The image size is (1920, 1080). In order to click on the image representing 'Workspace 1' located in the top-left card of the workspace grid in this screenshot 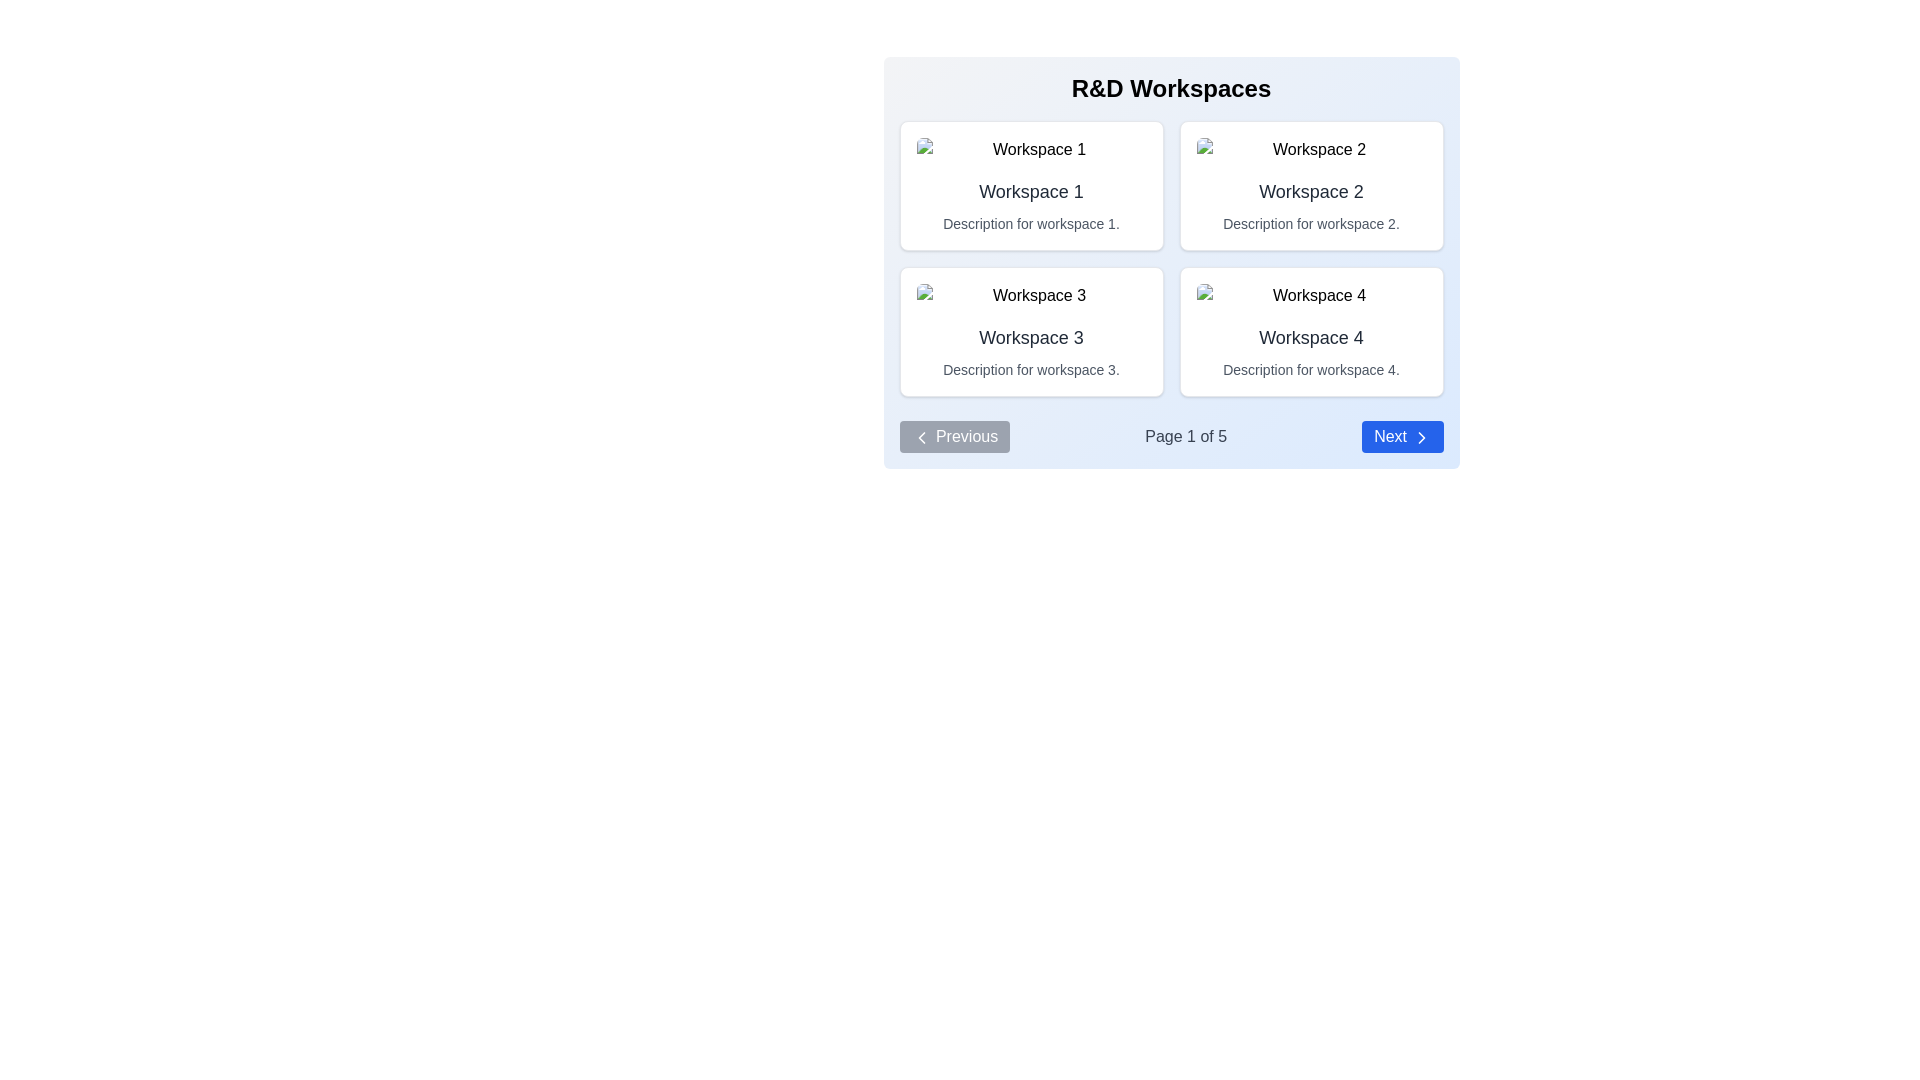, I will do `click(1031, 149)`.